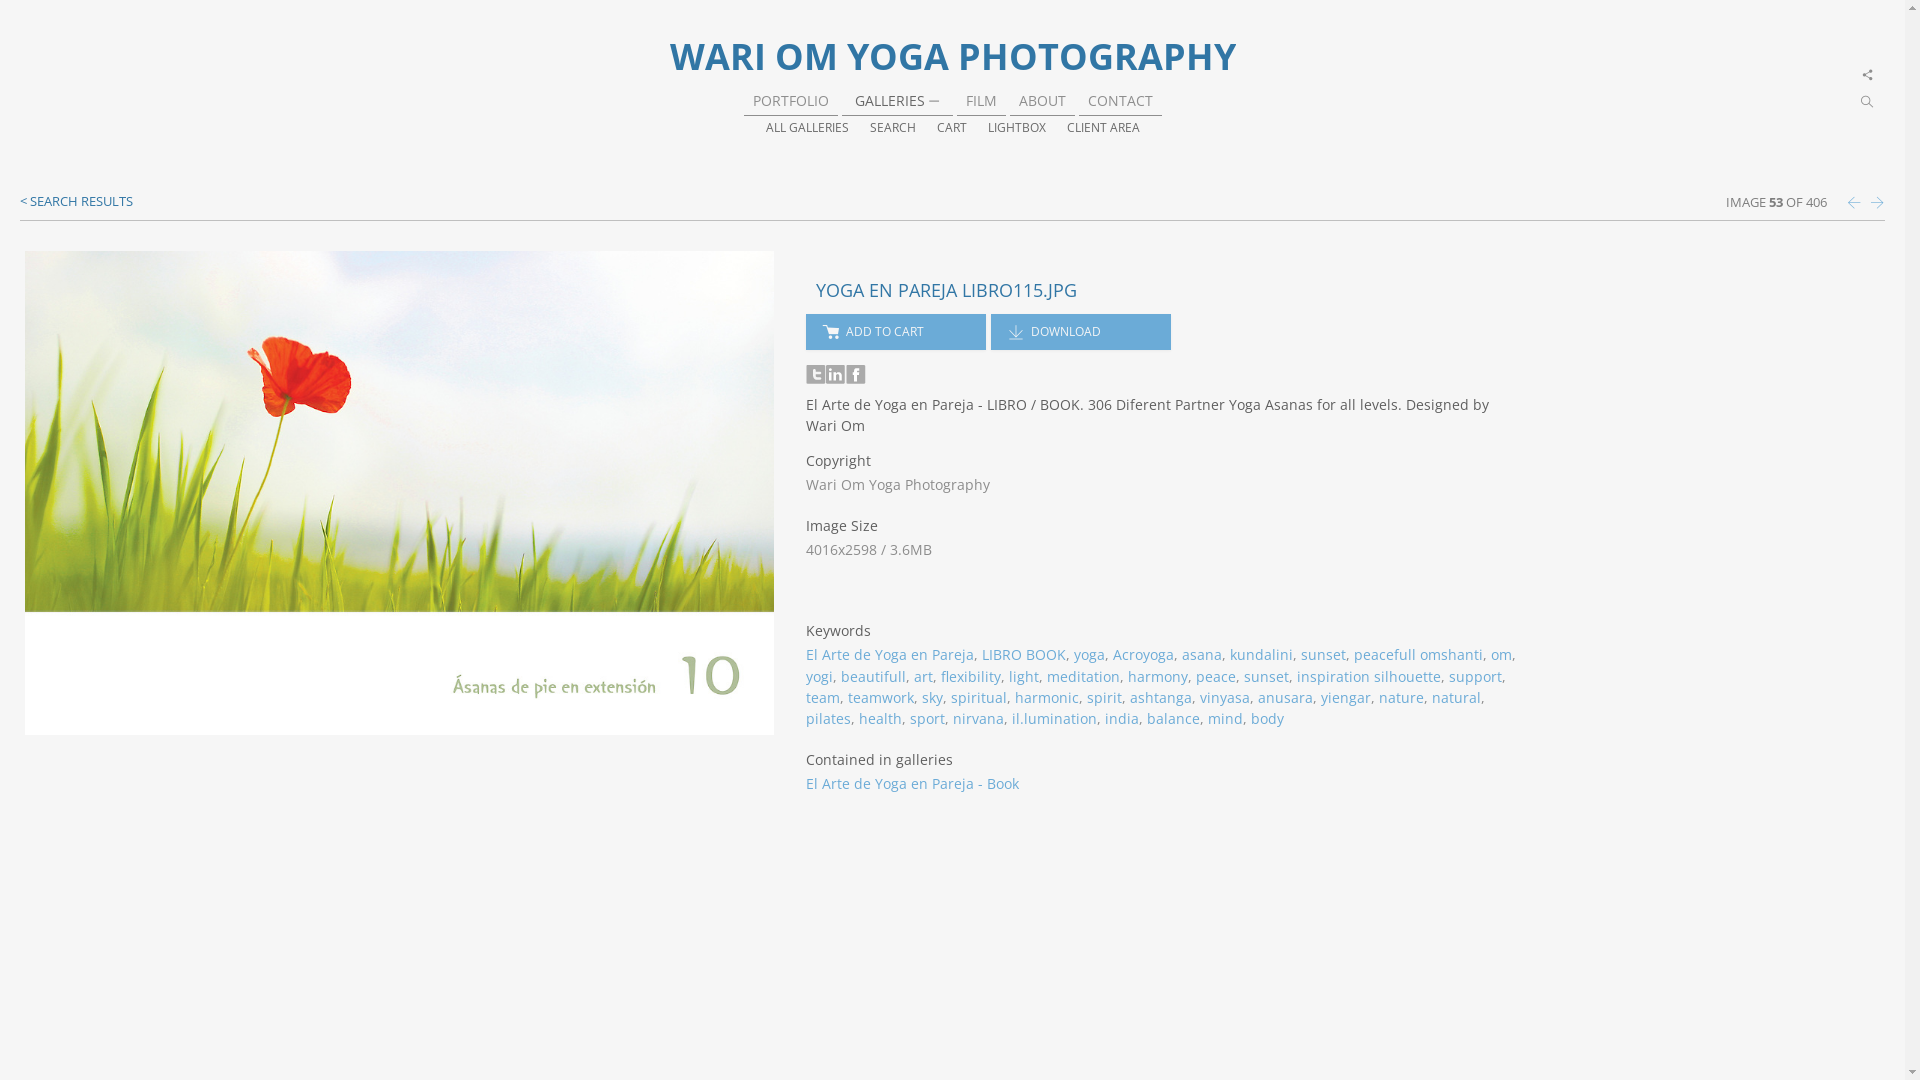  Describe the element at coordinates (911, 782) in the screenshot. I see `'El Arte de Yoga en Pareja - Book'` at that location.